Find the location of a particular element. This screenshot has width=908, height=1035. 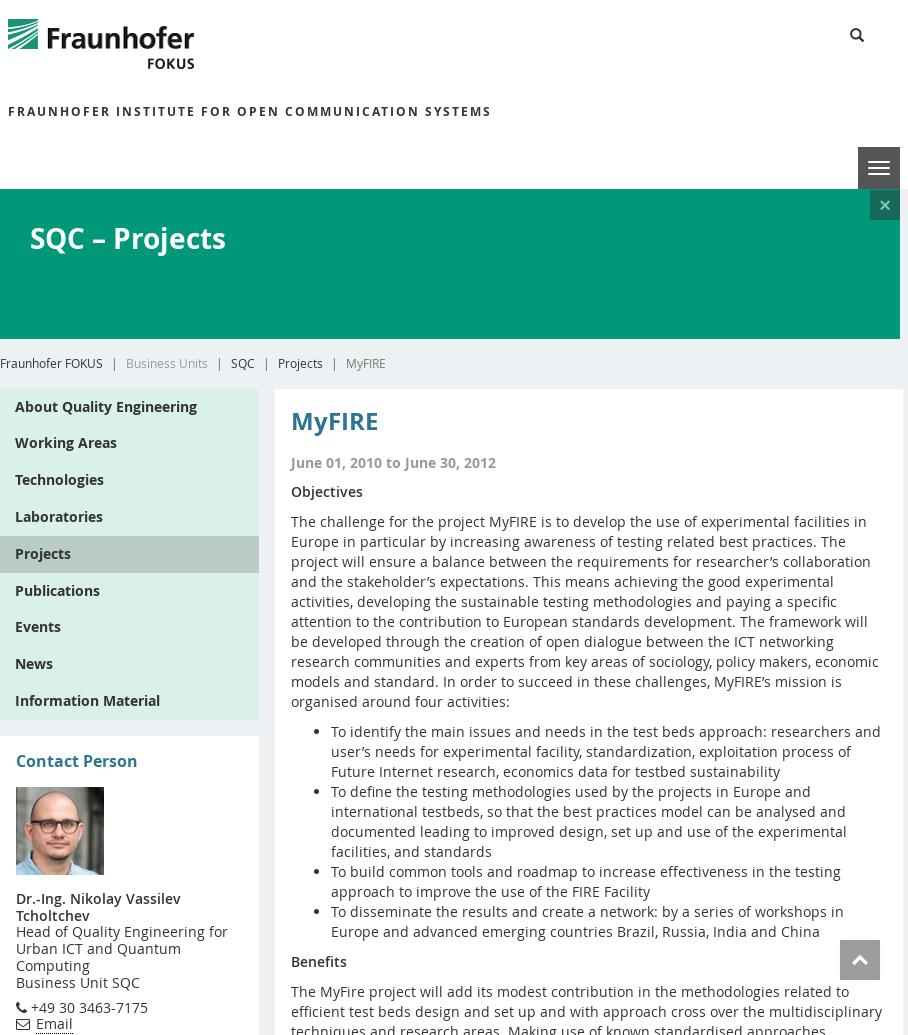

'Contact Person' is located at coordinates (75, 759).